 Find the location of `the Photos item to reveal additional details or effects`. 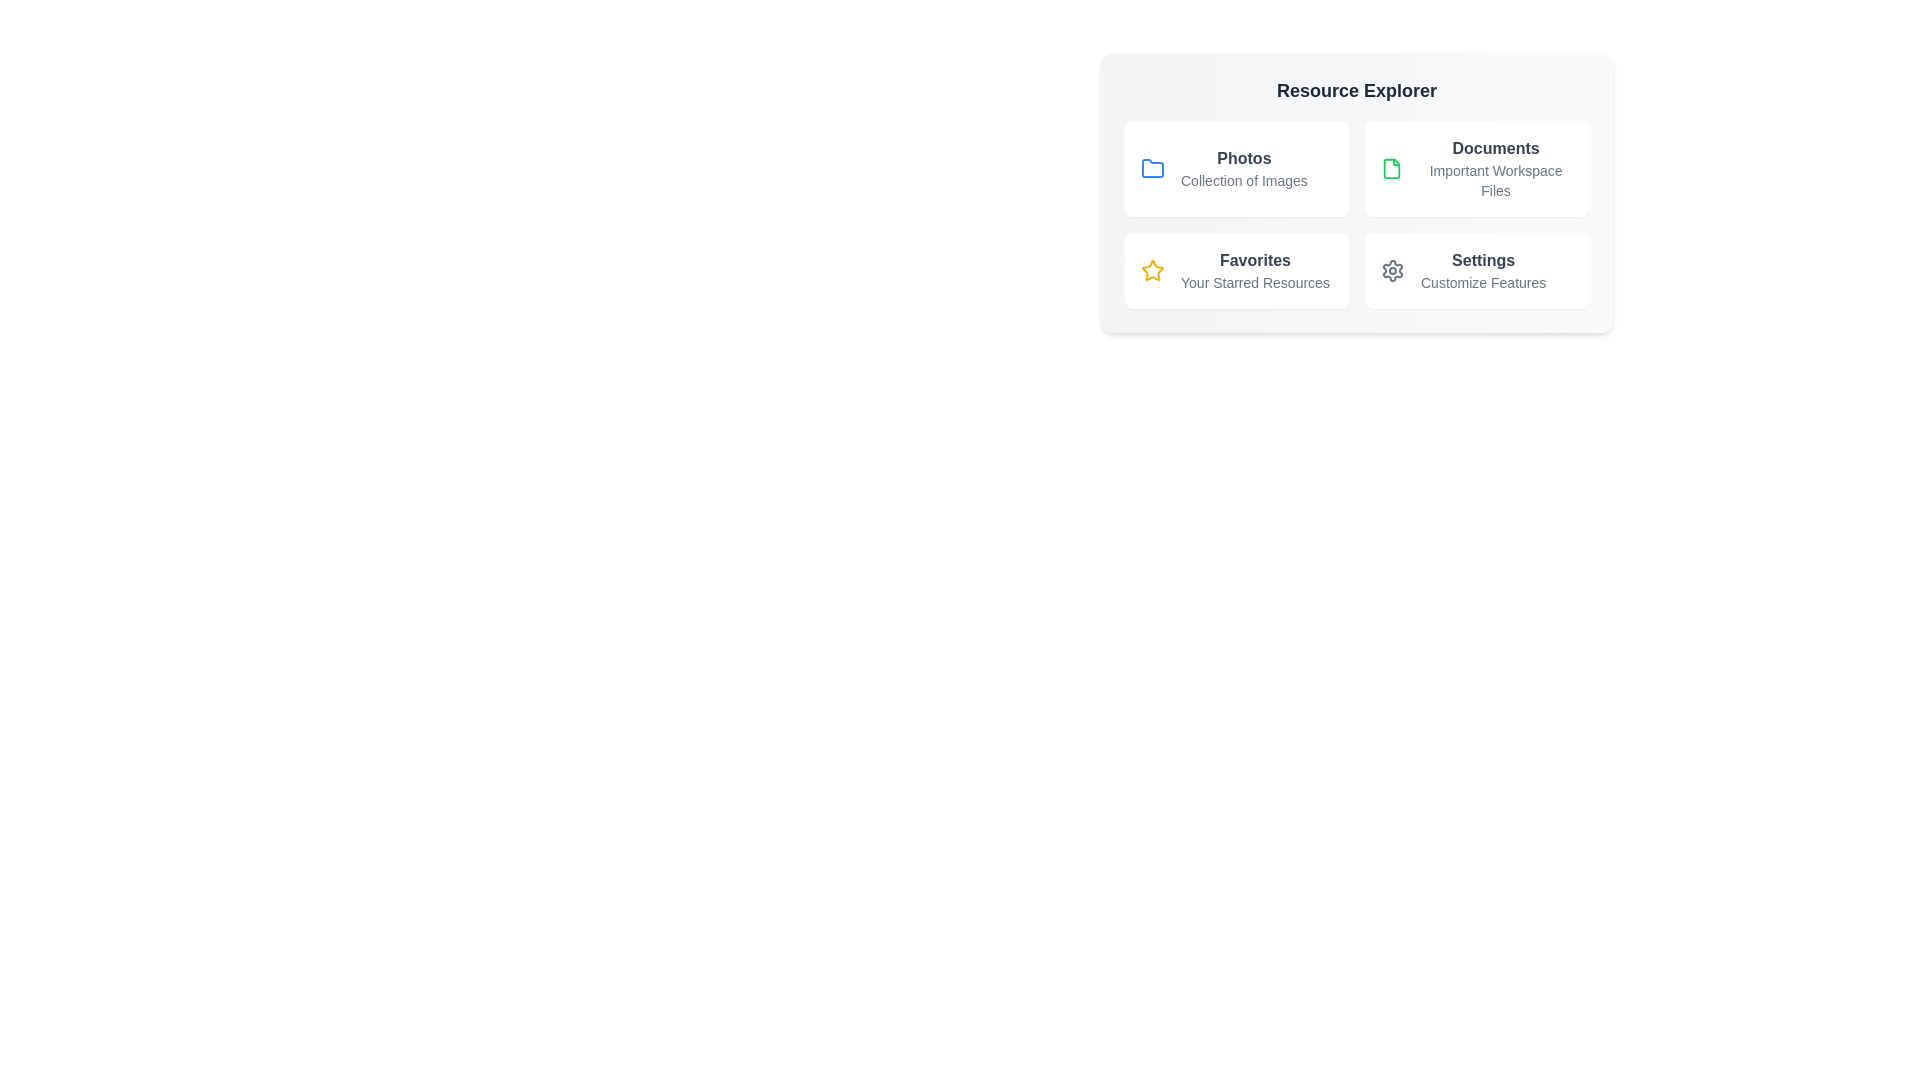

the Photos item to reveal additional details or effects is located at coordinates (1236, 168).